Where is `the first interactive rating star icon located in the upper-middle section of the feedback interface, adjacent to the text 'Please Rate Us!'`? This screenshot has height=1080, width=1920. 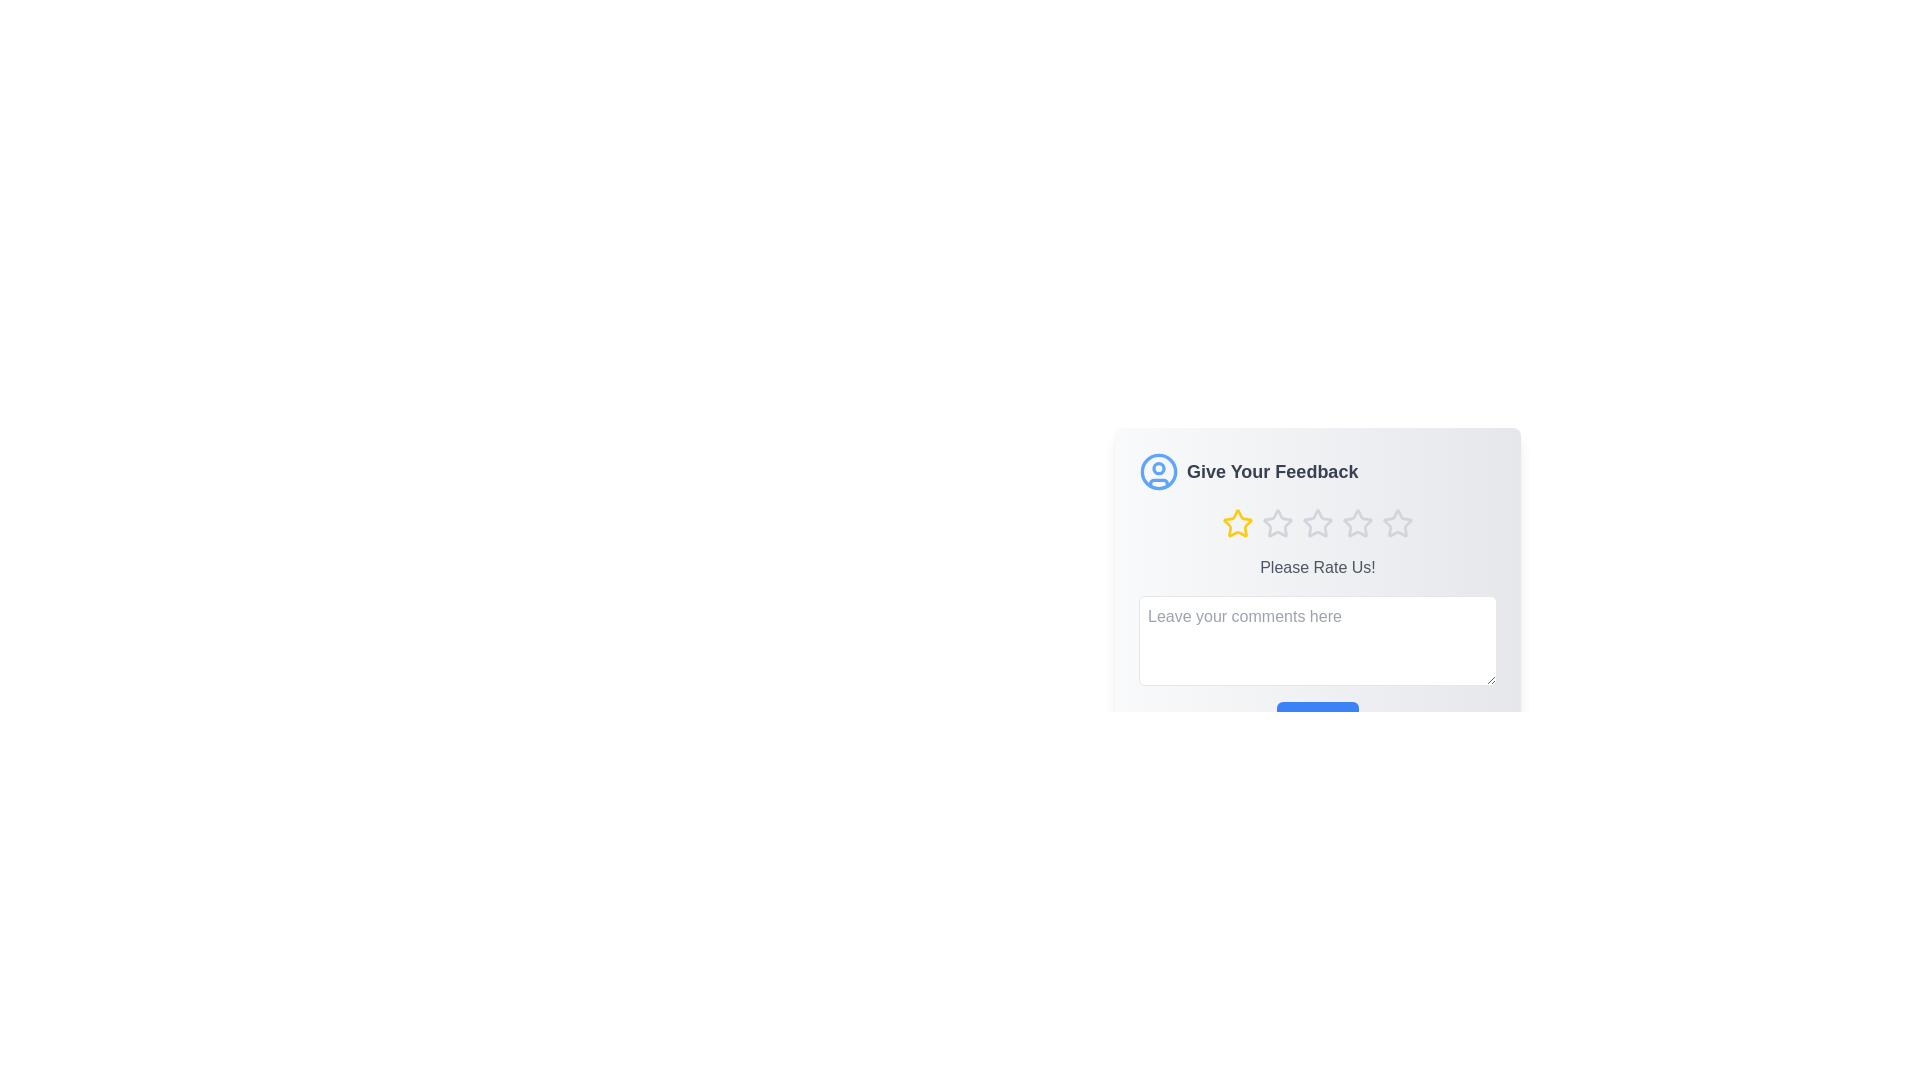
the first interactive rating star icon located in the upper-middle section of the feedback interface, adjacent to the text 'Please Rate Us!' is located at coordinates (1237, 522).